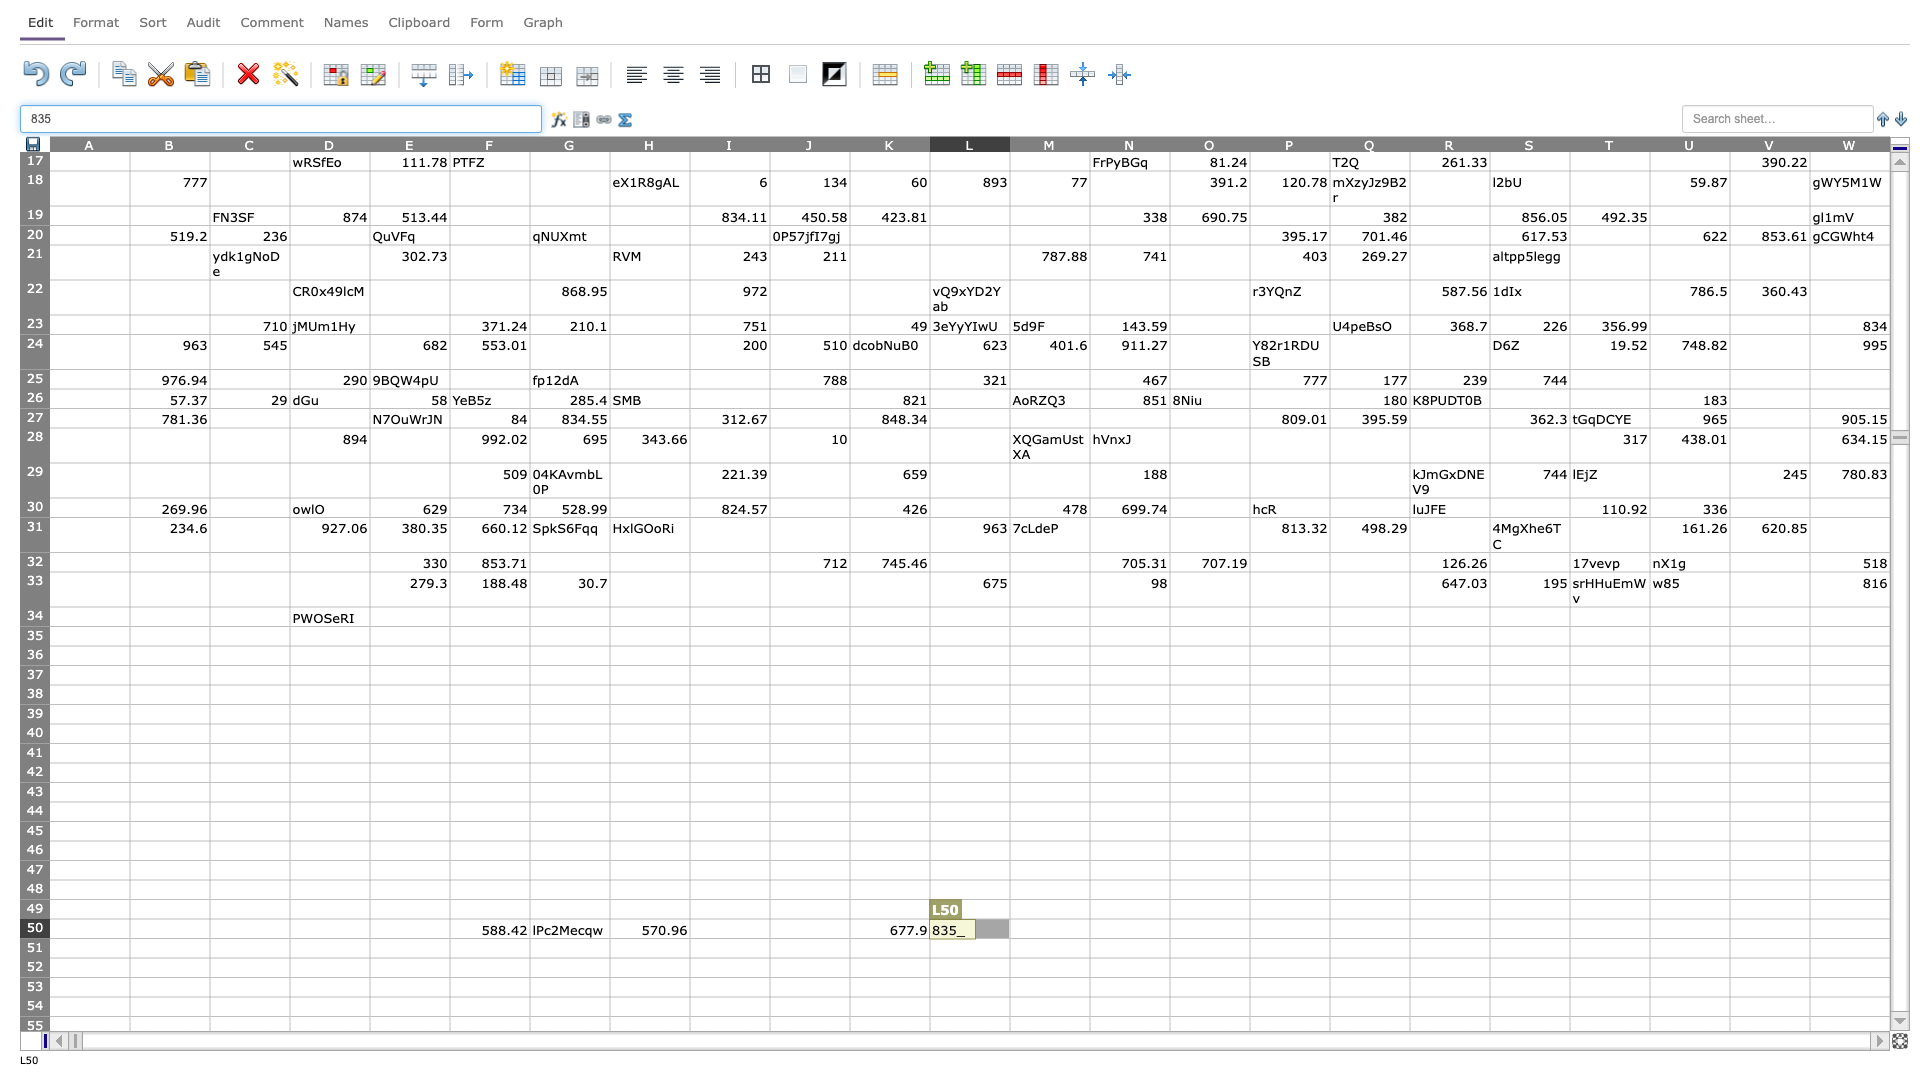  Describe the element at coordinates (1088, 918) in the screenshot. I see `Top left corner of cell N-50` at that location.